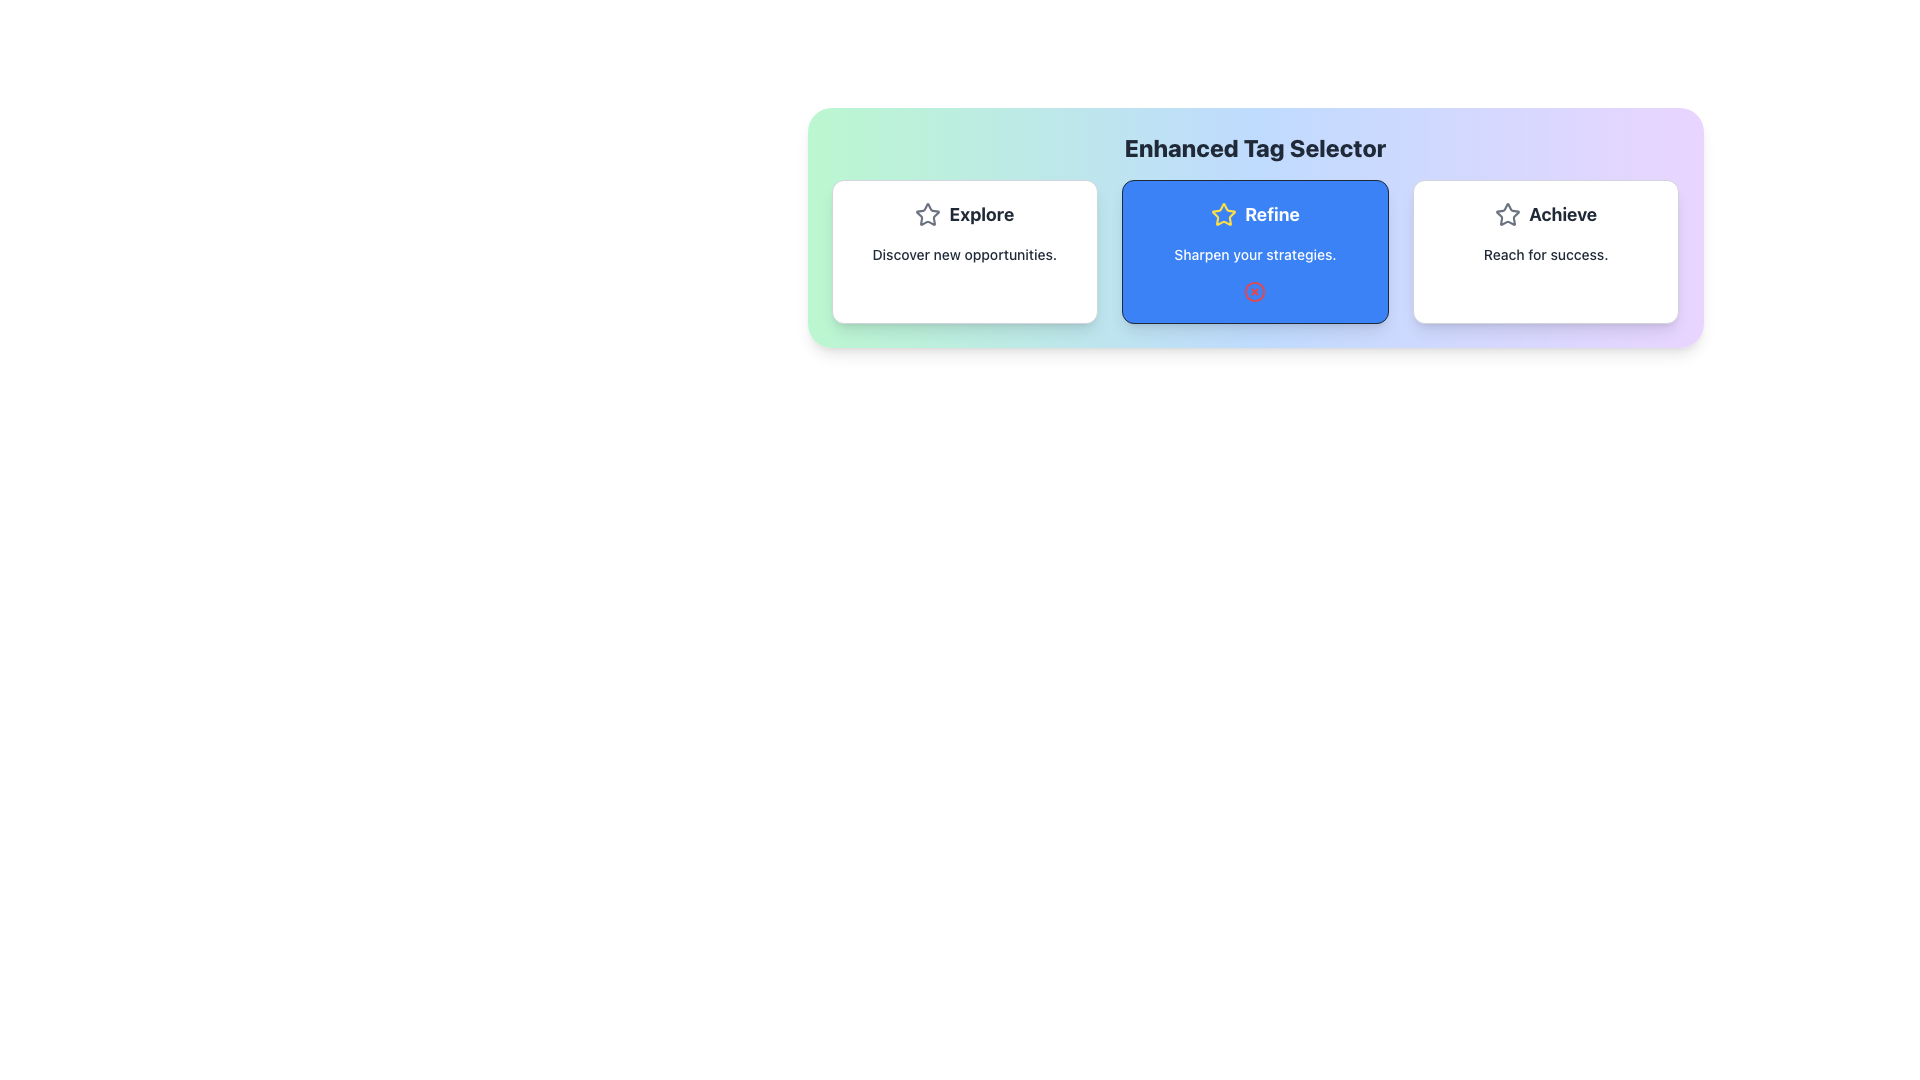 Image resolution: width=1920 pixels, height=1080 pixels. Describe the element at coordinates (1254, 253) in the screenshot. I see `the subtitle text label located within the blue rounded rectangle of the 'Refine' card, positioned below the title and star icon` at that location.